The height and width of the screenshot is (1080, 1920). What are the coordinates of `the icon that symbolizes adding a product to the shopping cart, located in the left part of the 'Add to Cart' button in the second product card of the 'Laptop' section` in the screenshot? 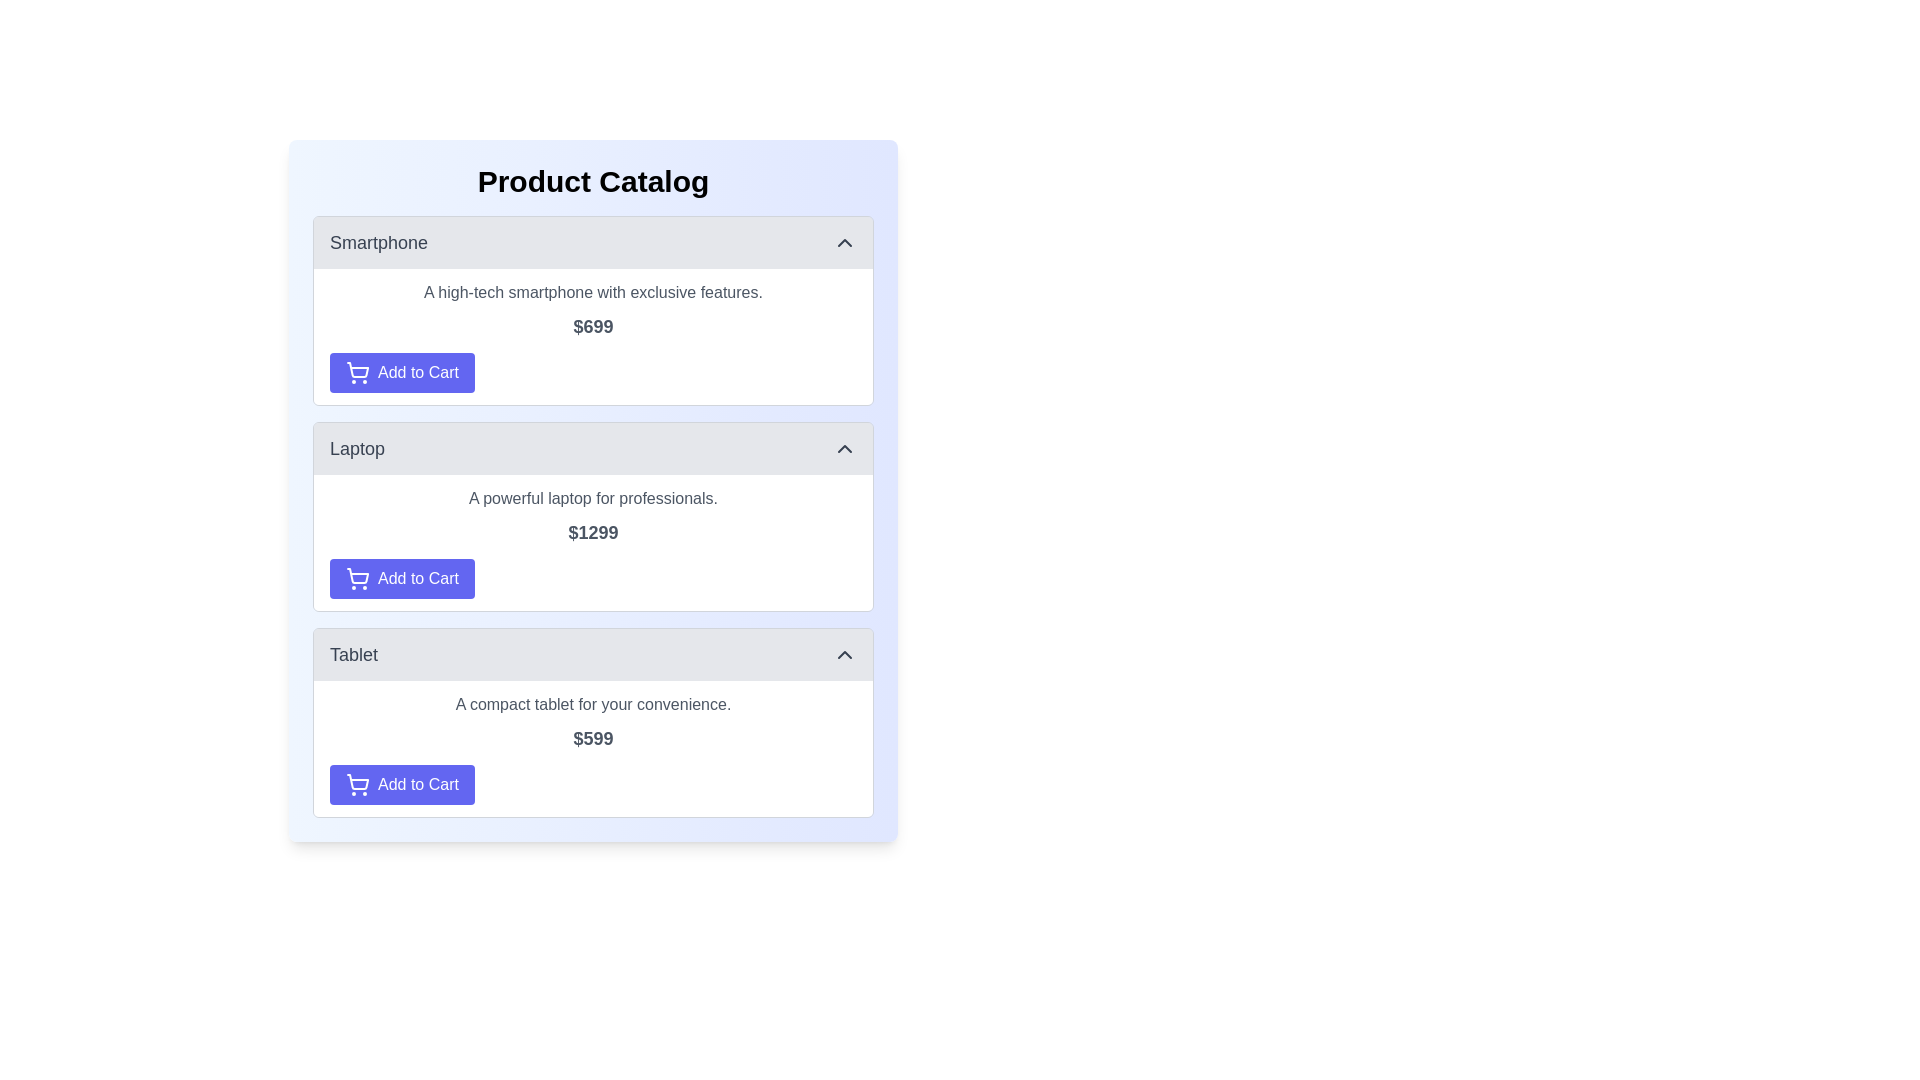 It's located at (358, 578).